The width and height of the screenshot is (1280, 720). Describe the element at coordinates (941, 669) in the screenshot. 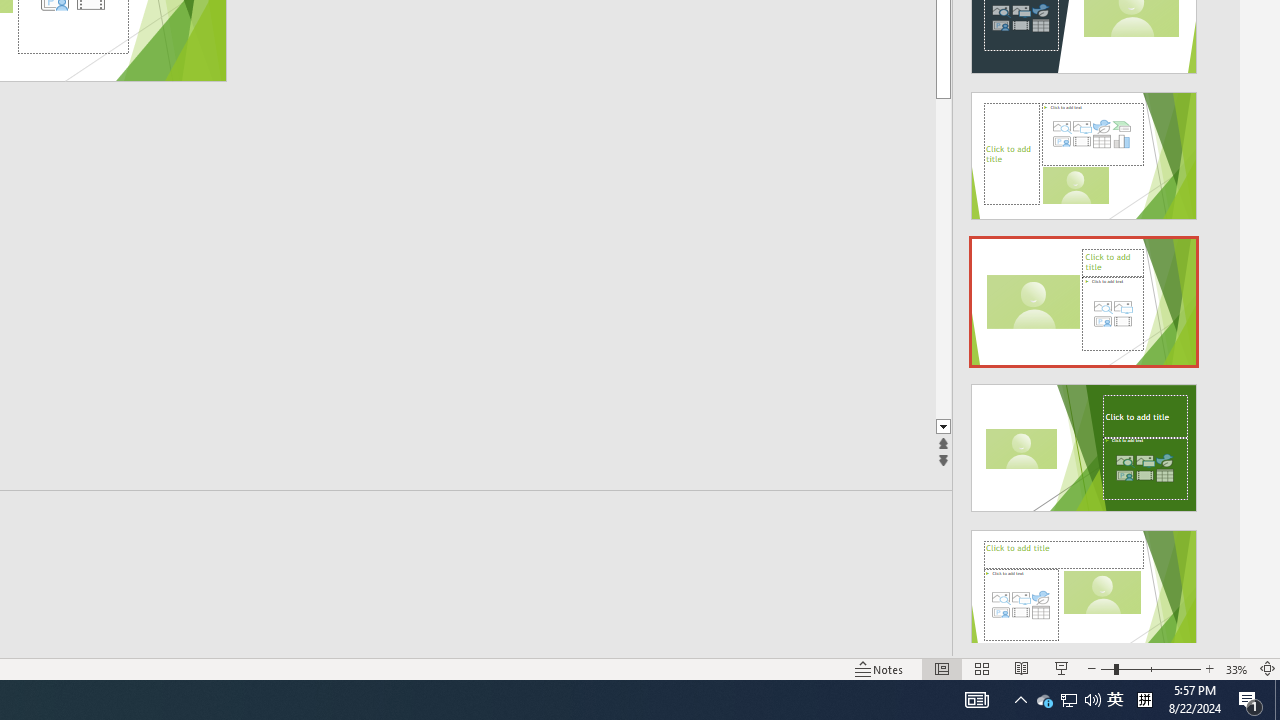

I see `'Normal'` at that location.